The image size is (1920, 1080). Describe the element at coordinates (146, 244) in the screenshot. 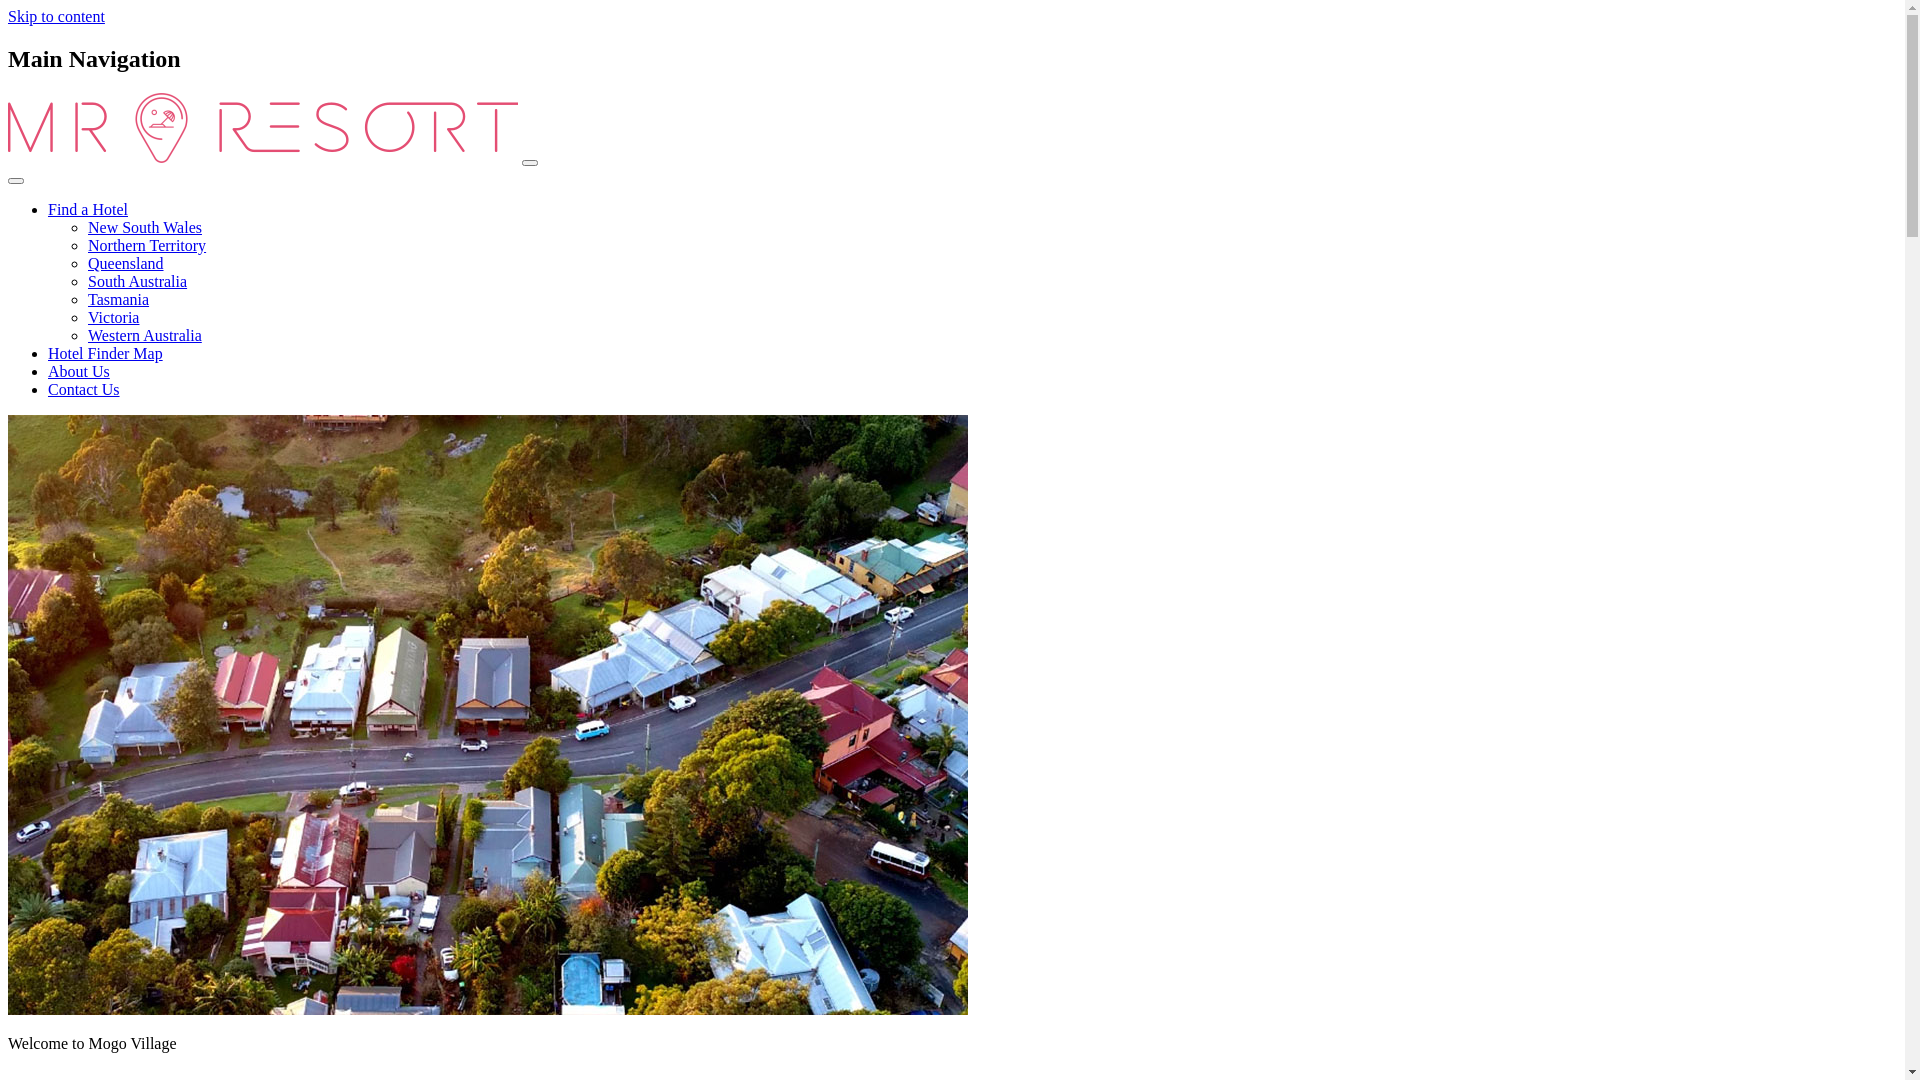

I see `'Northern Territory'` at that location.